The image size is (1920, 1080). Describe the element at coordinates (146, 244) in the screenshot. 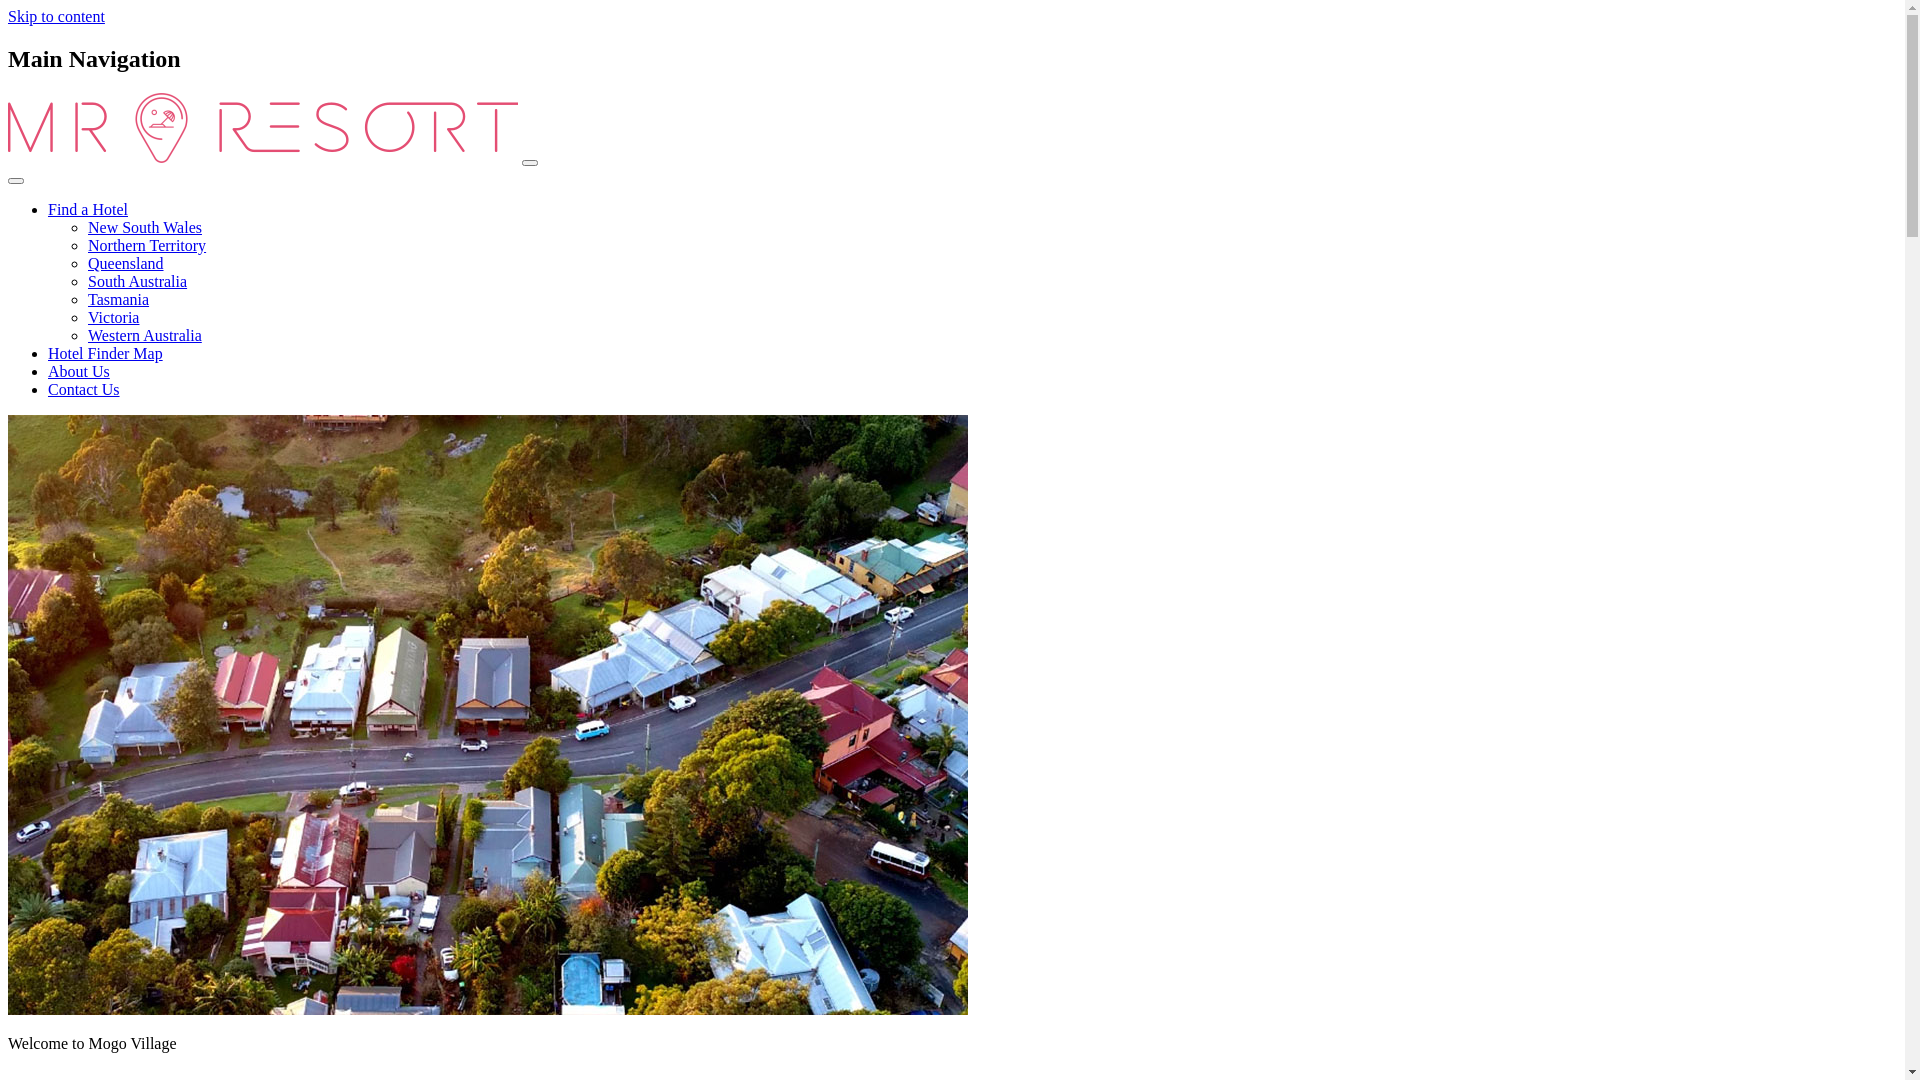

I see `'Northern Territory'` at that location.